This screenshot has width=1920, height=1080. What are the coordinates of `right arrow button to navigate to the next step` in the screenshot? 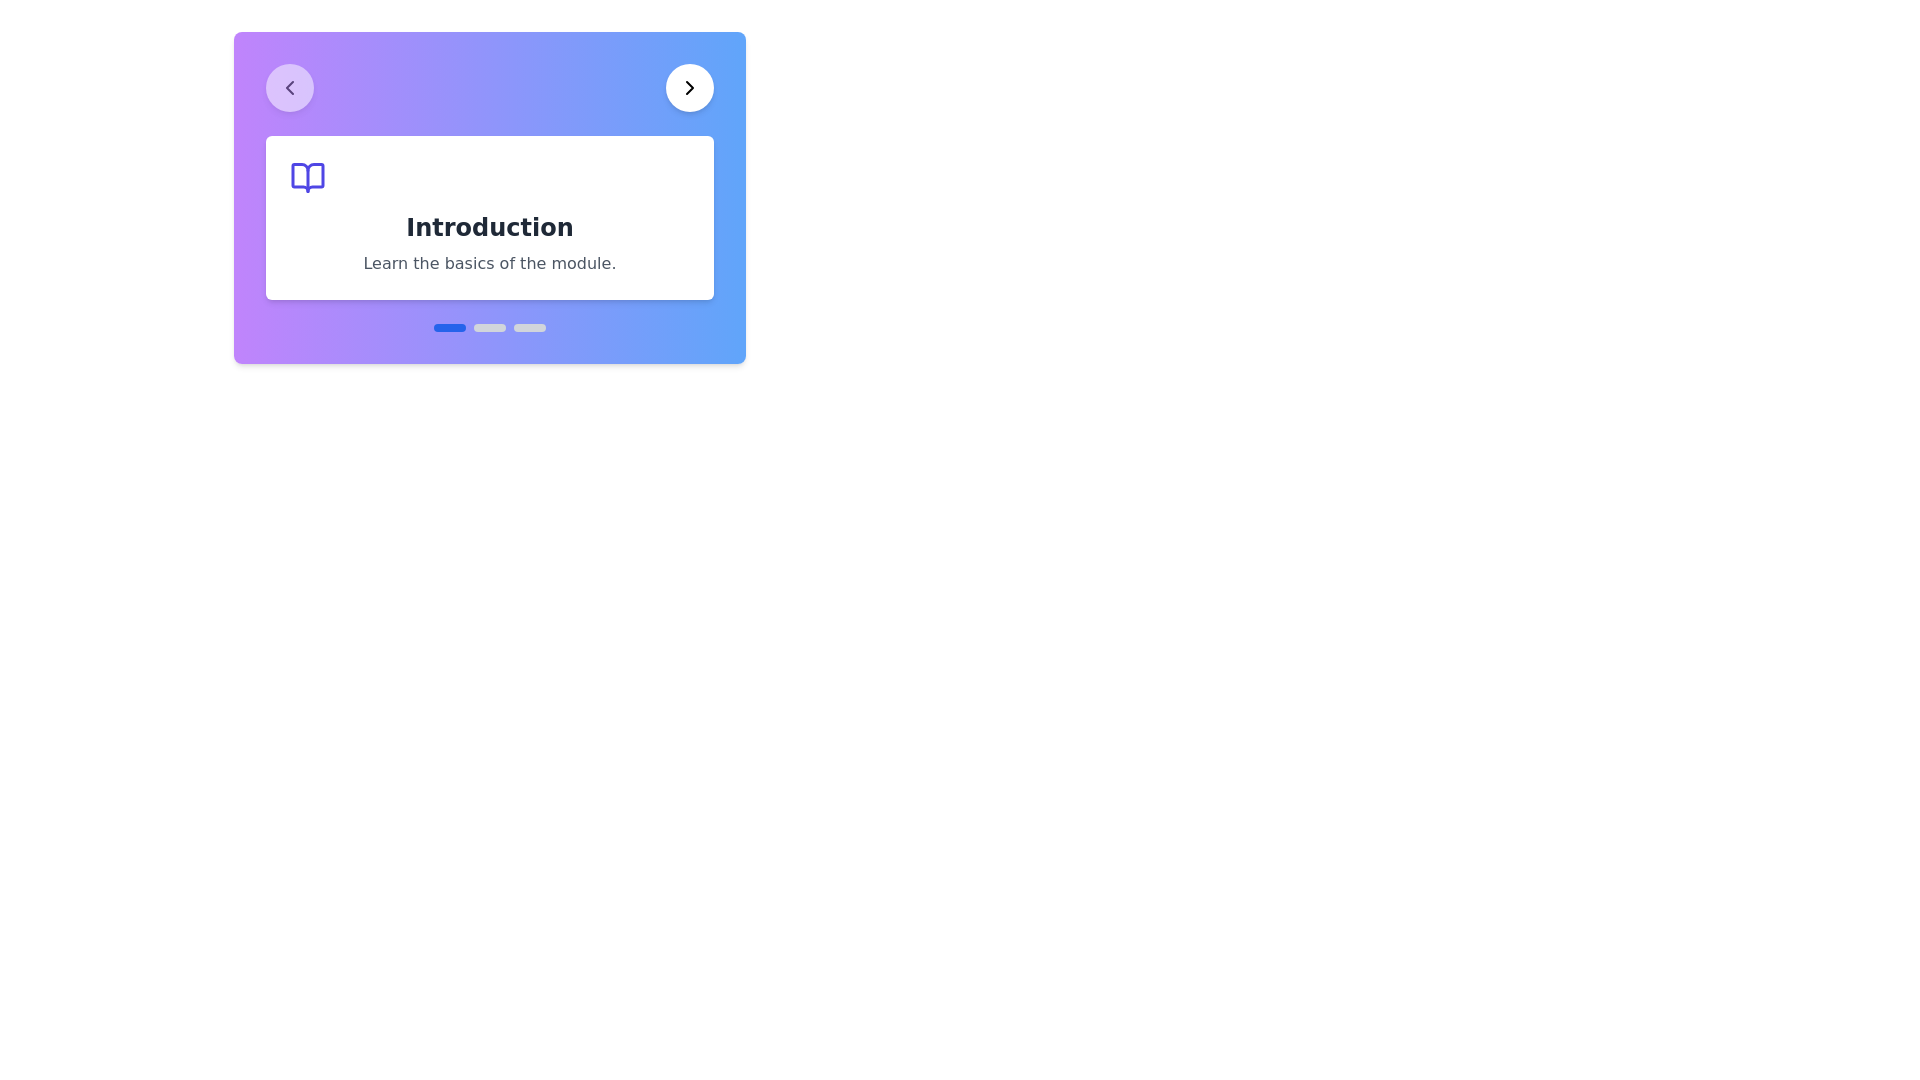 It's located at (690, 87).